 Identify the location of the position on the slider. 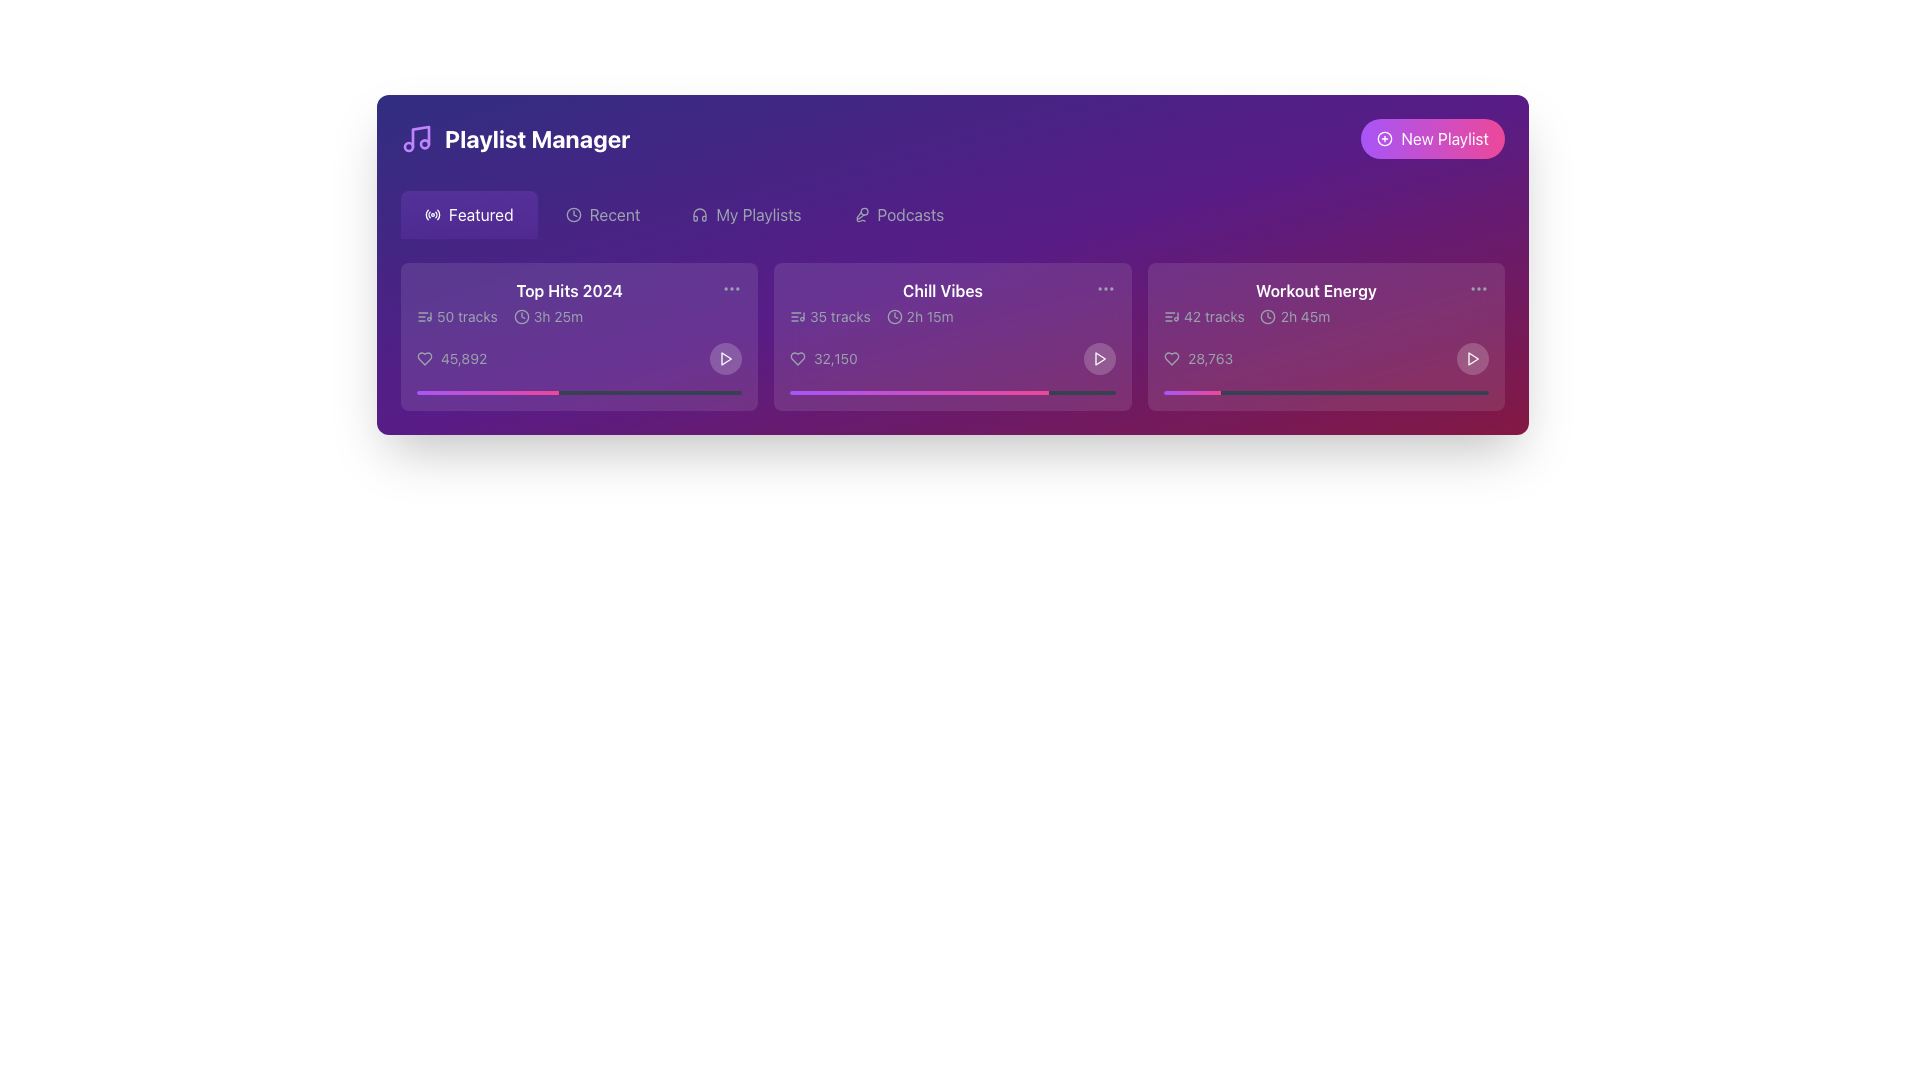
(1045, 393).